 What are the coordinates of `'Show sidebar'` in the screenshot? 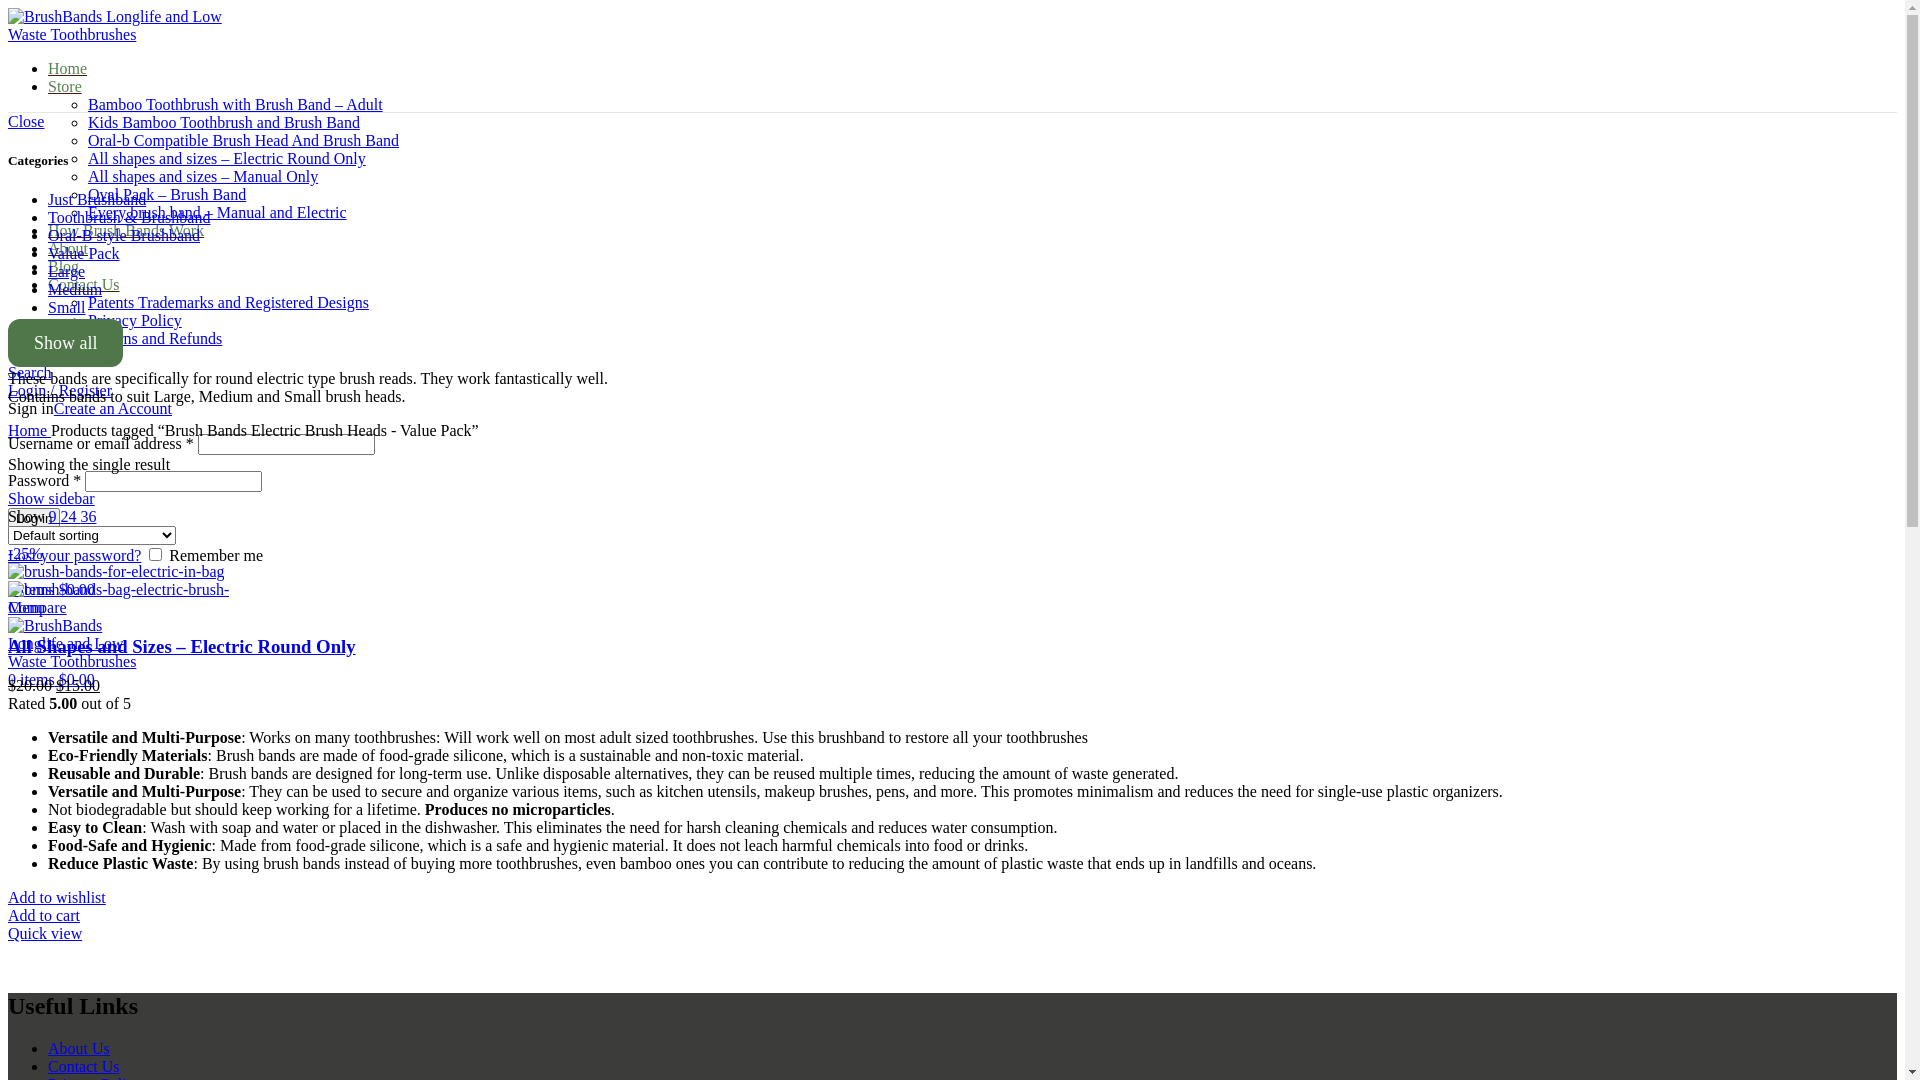 It's located at (51, 497).